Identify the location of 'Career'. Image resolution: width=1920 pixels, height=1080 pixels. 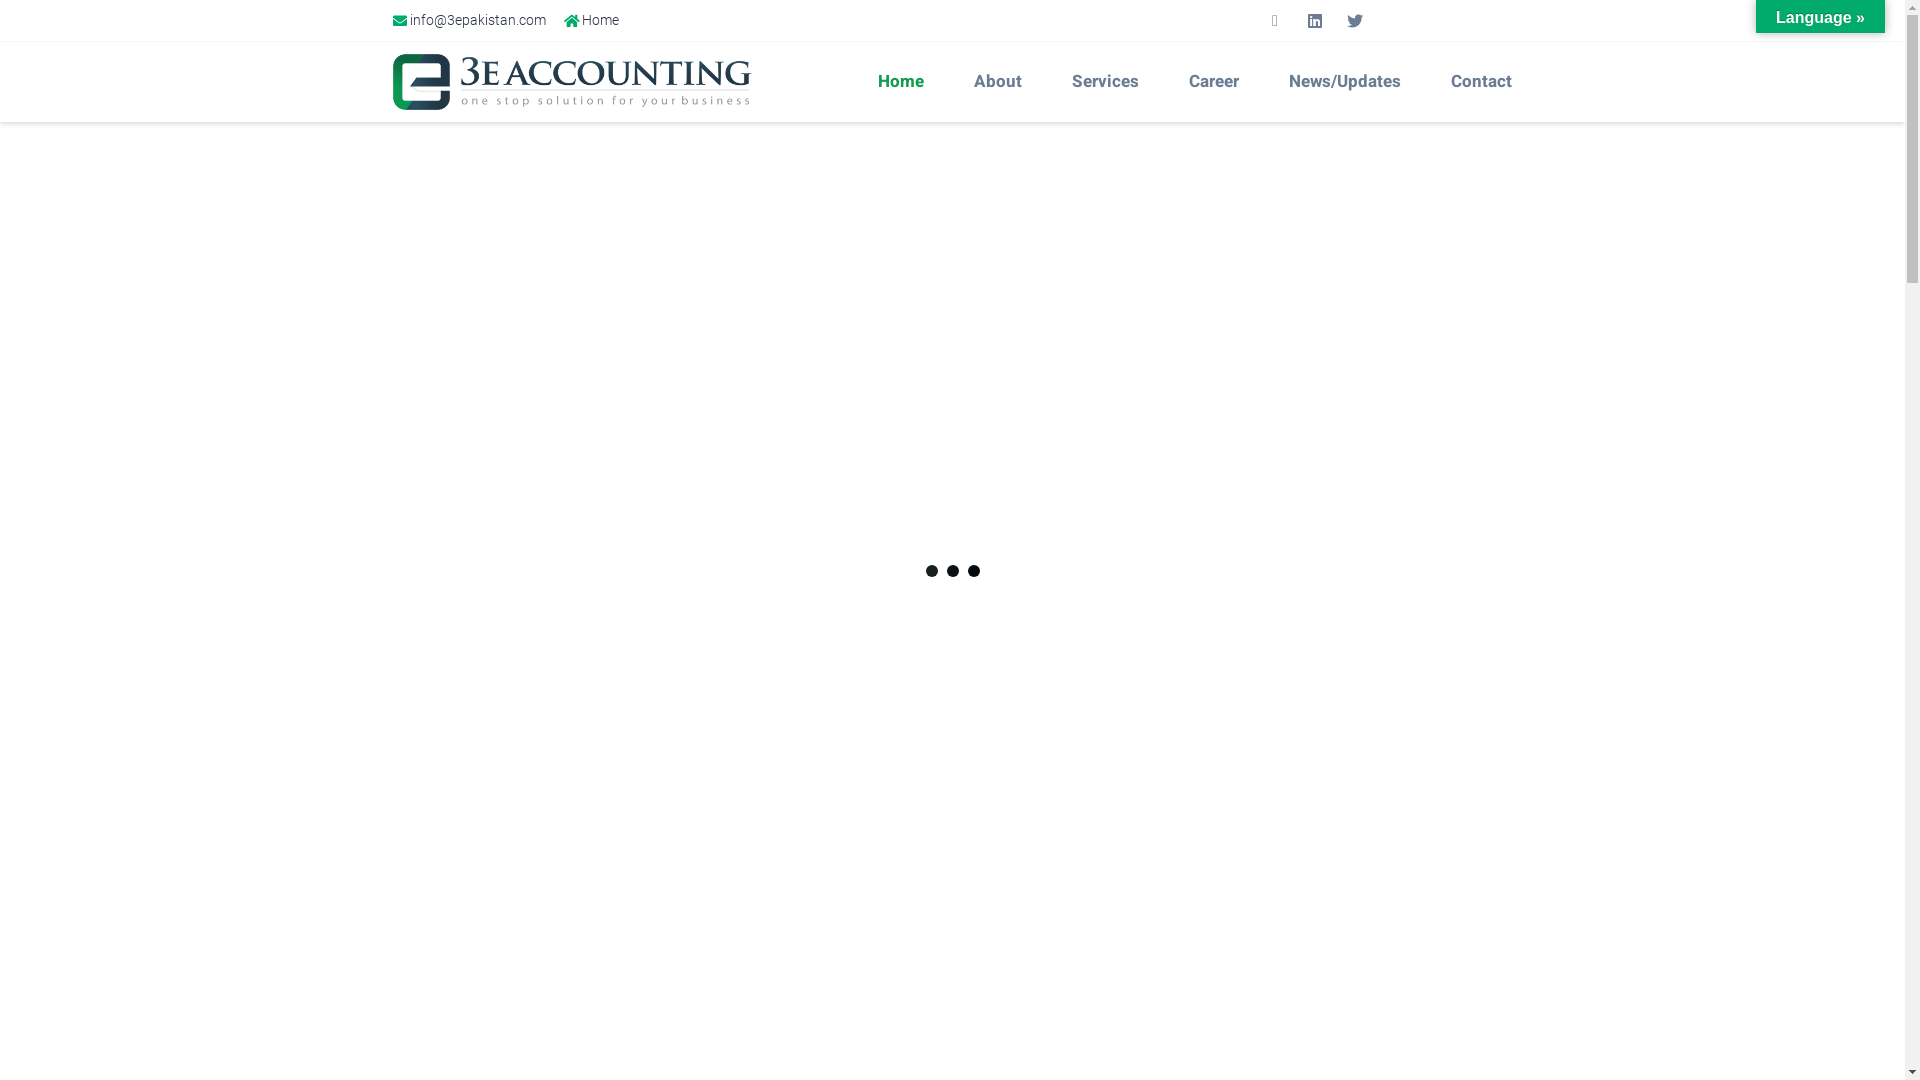
(1169, 80).